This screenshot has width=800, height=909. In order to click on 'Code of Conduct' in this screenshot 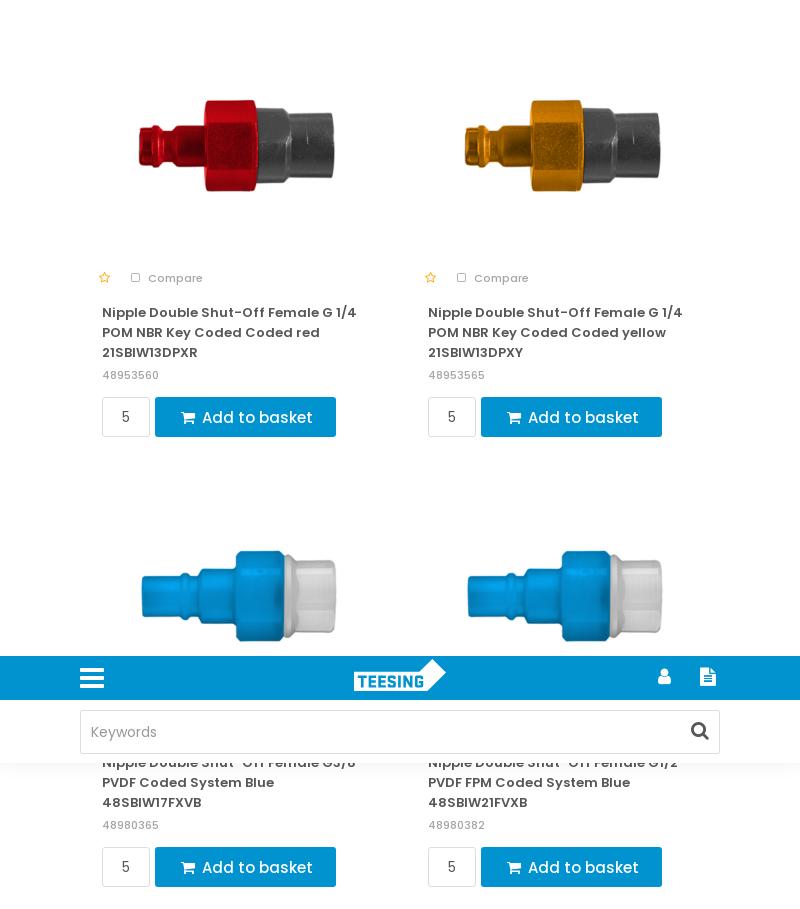, I will do `click(148, 72)`.